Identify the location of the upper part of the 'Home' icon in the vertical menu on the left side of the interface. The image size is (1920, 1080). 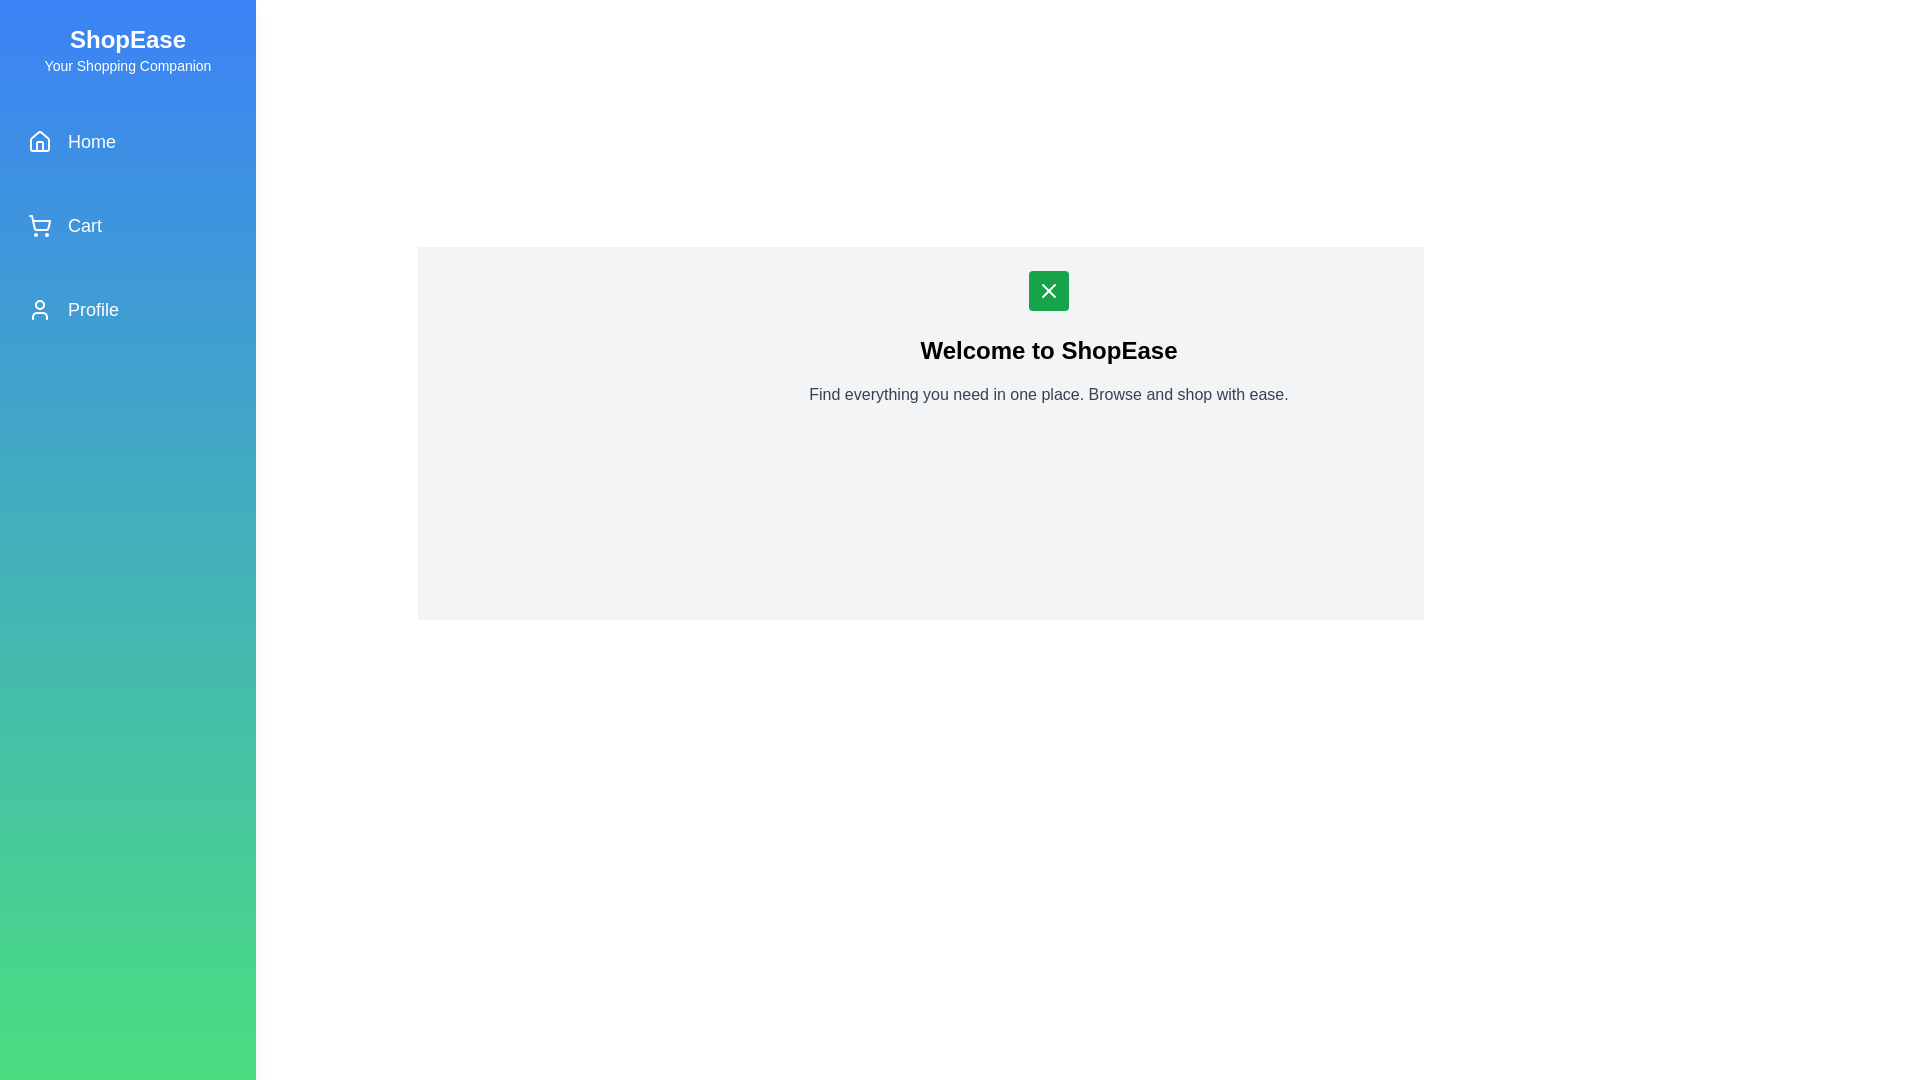
(39, 140).